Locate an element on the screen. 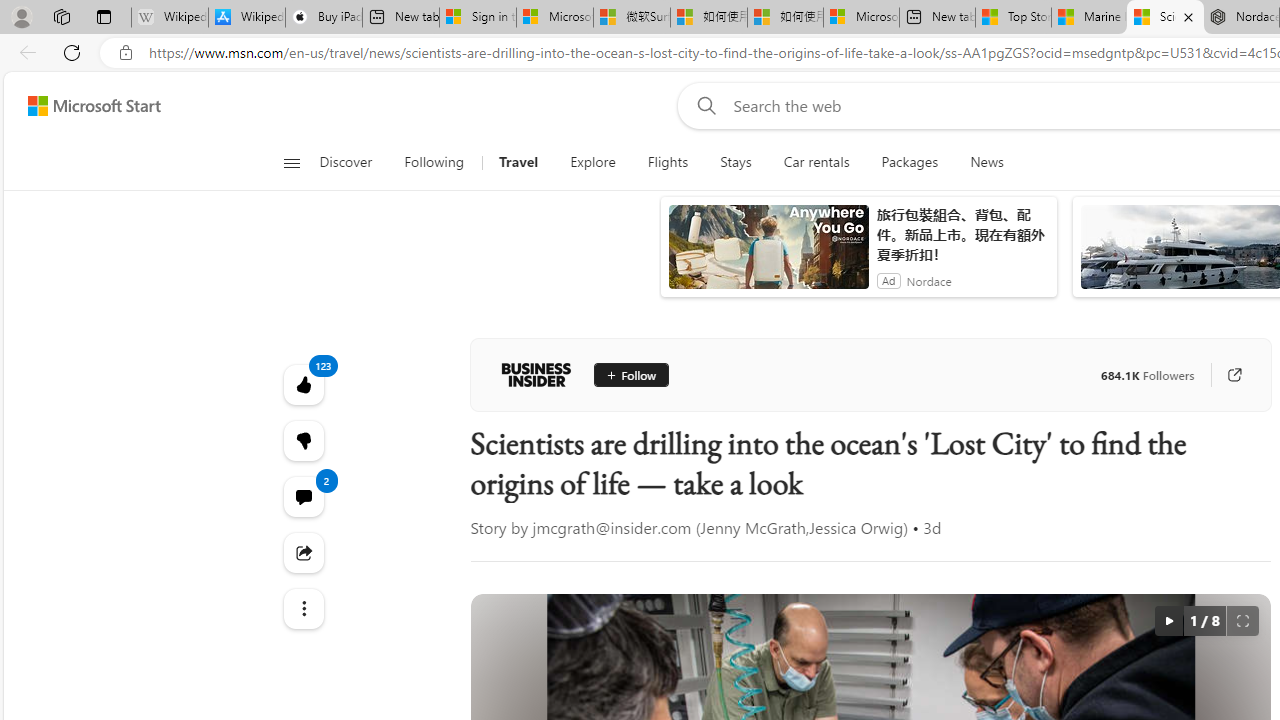  'Explore' is located at coordinates (592, 162).